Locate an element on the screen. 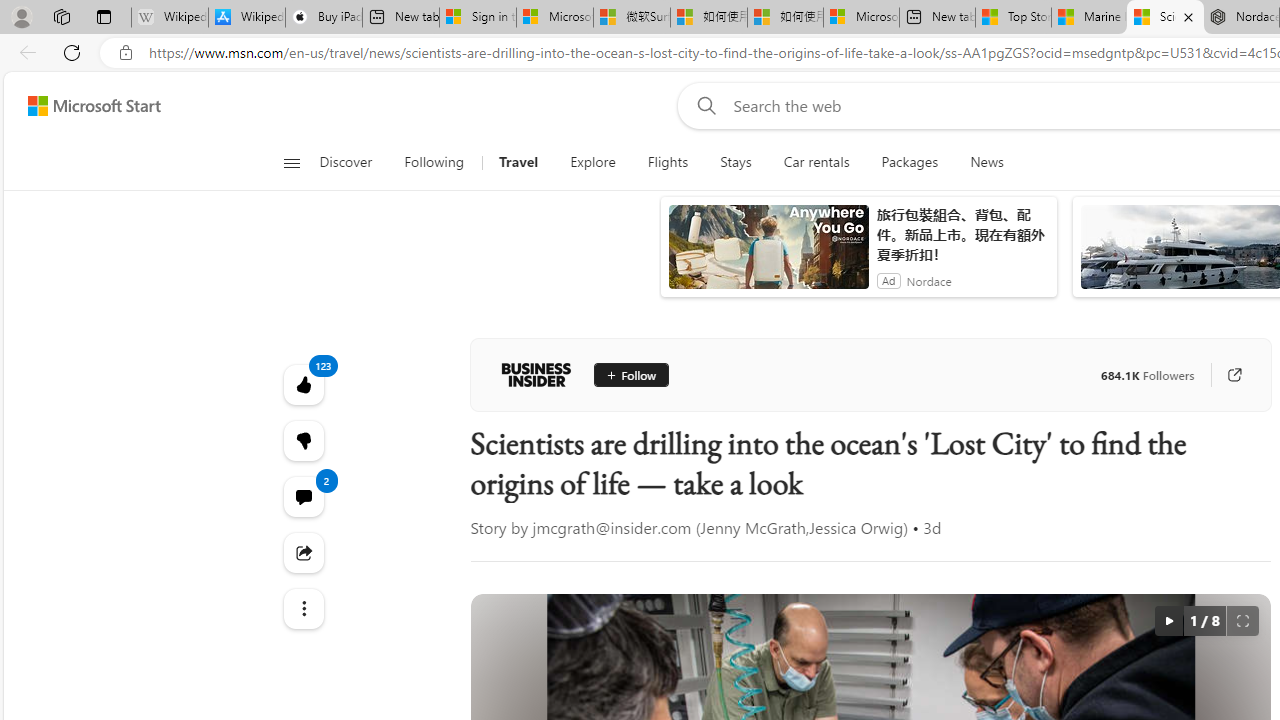  'Explore' is located at coordinates (592, 162).